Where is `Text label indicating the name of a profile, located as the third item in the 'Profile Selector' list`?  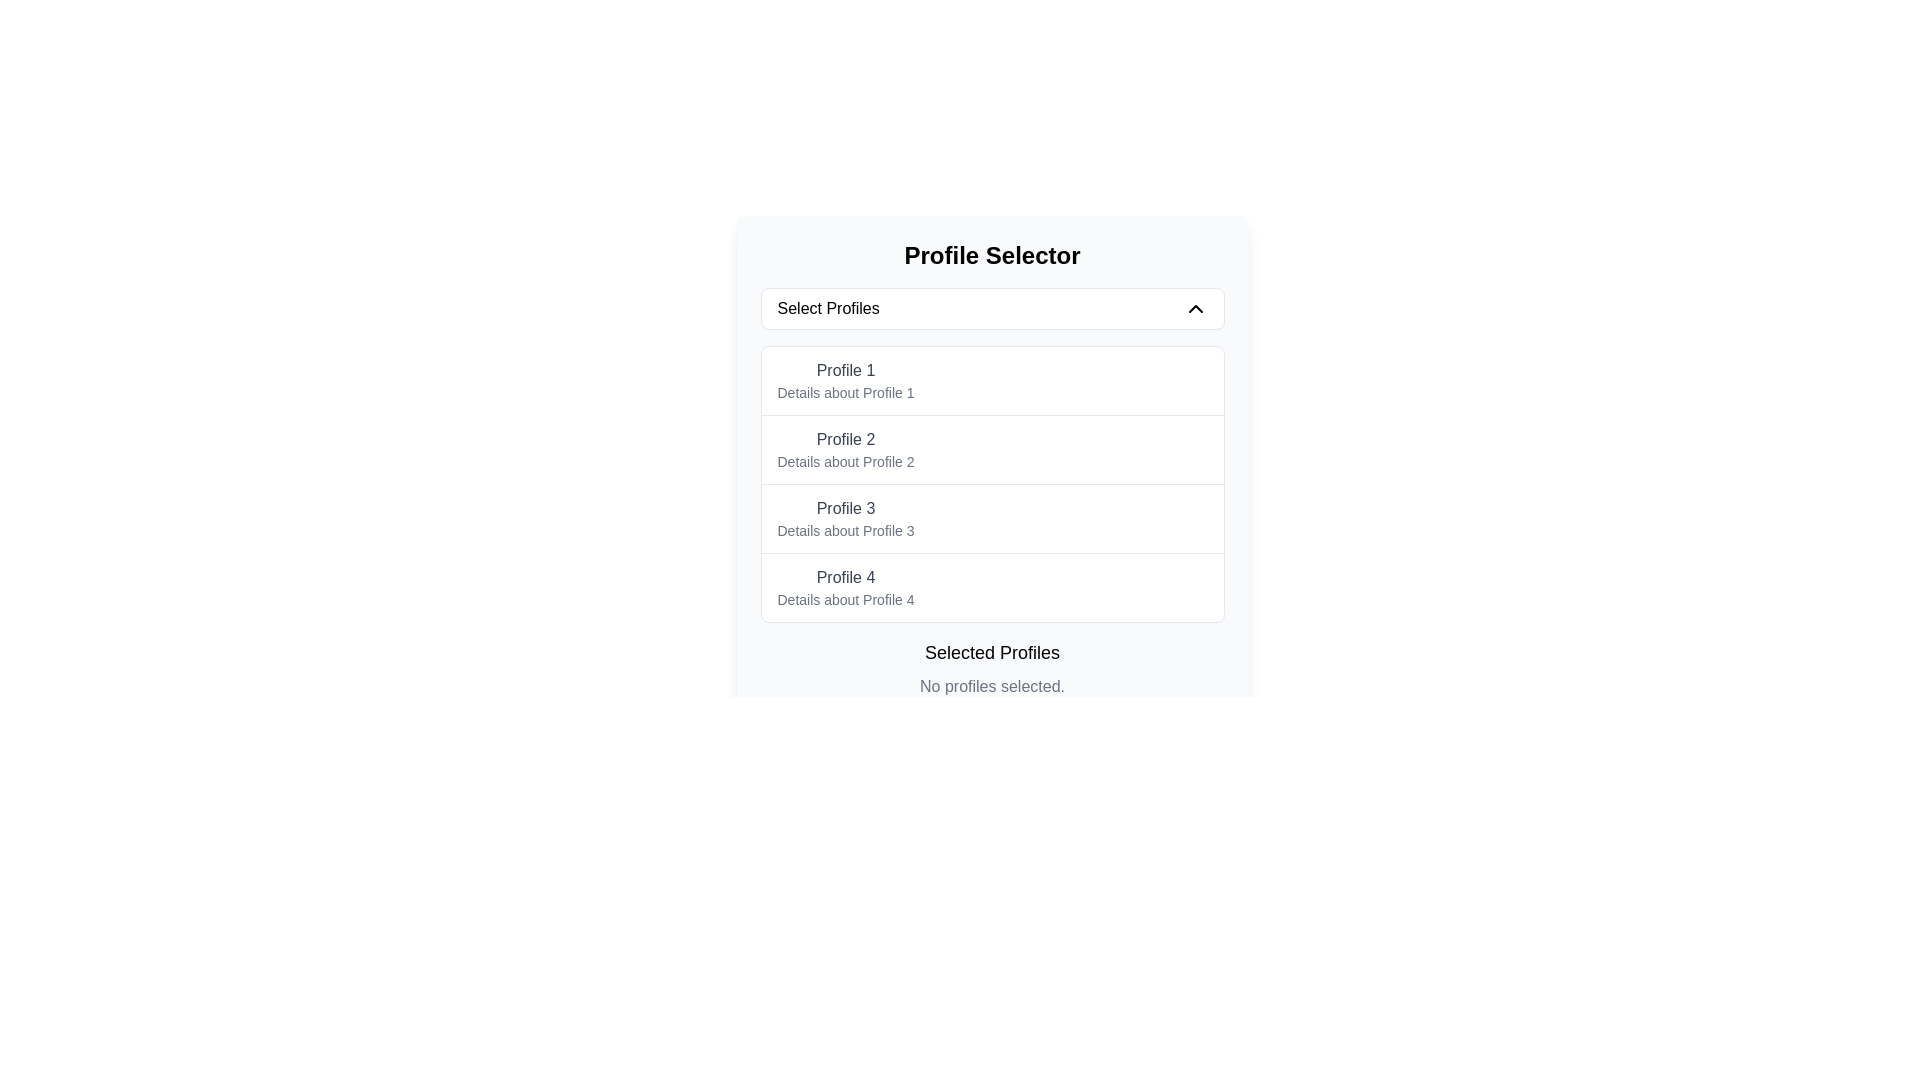 Text label indicating the name of a profile, located as the third item in the 'Profile Selector' list is located at coordinates (845, 508).